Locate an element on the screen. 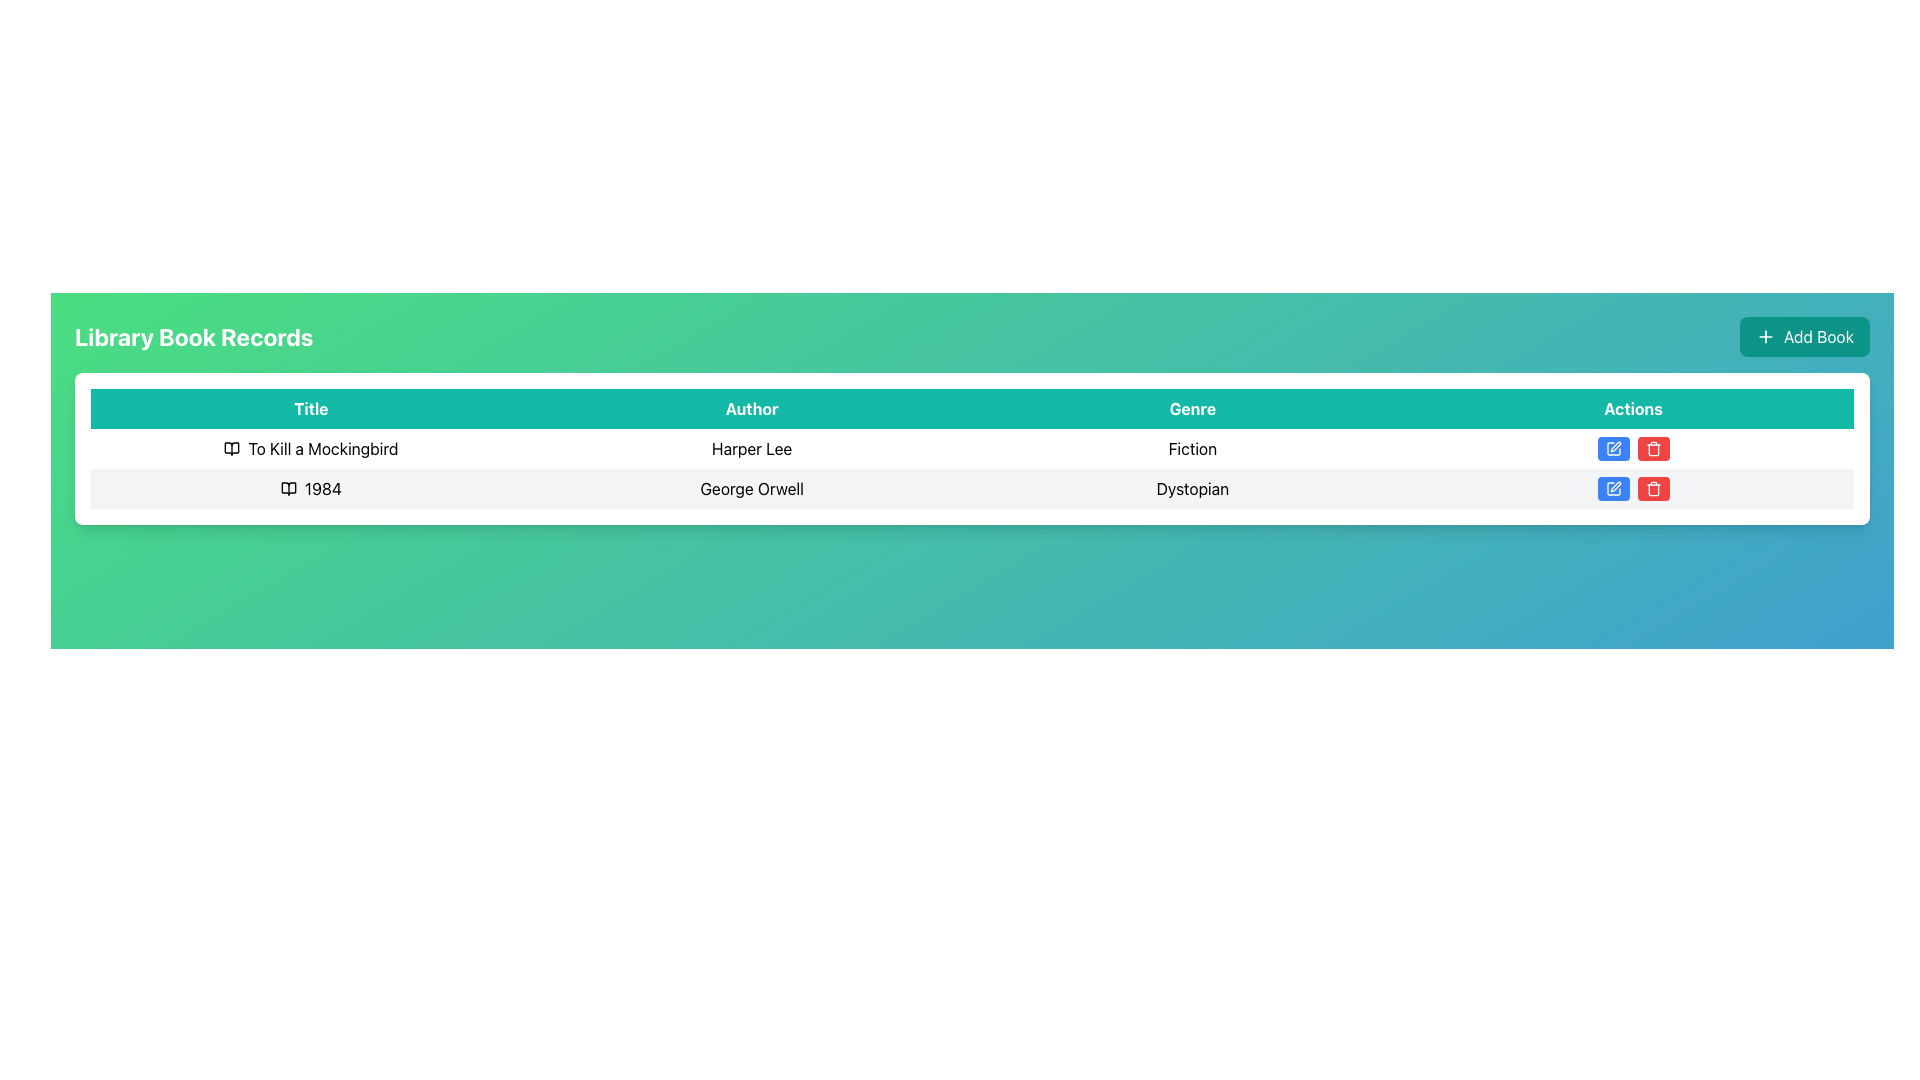 The width and height of the screenshot is (1920, 1080). book title 'To Kill a Mockingbird' displayed in the Text Label located in the 'Title' column of the first row within the 'Library Book Records' table is located at coordinates (323, 447).